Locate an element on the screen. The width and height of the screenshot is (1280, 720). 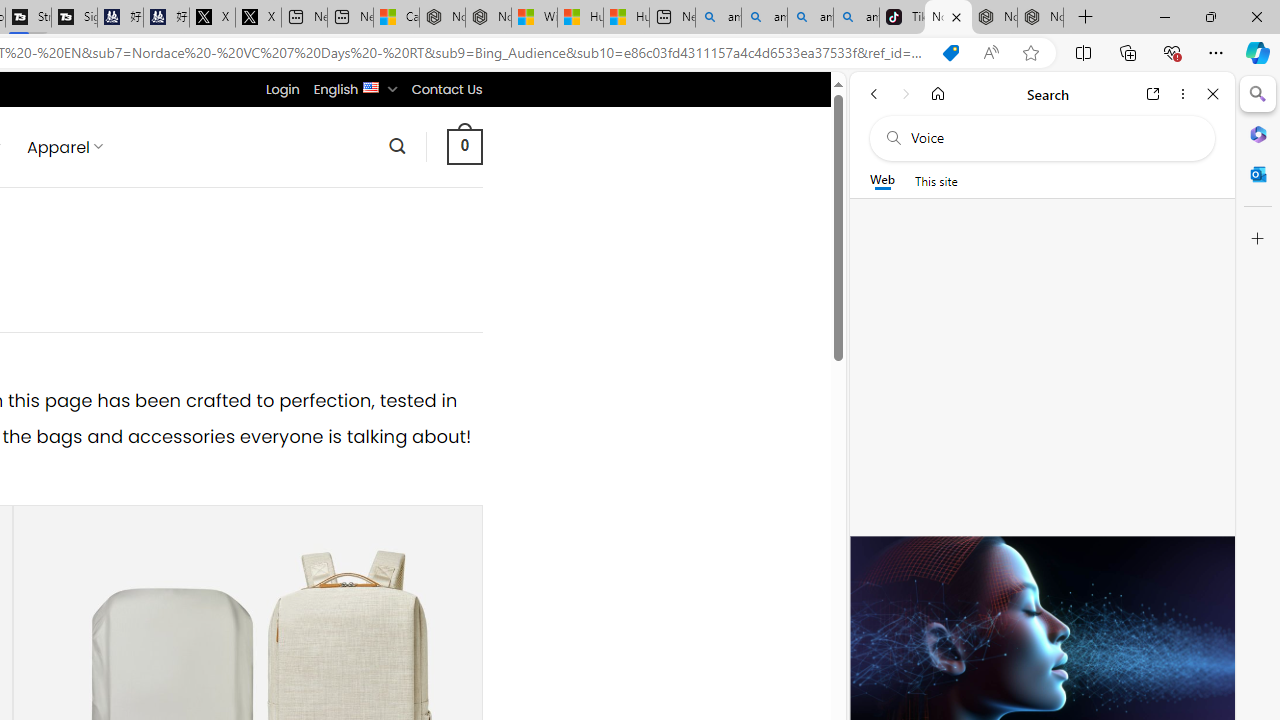
'TikTok' is located at coordinates (901, 17).